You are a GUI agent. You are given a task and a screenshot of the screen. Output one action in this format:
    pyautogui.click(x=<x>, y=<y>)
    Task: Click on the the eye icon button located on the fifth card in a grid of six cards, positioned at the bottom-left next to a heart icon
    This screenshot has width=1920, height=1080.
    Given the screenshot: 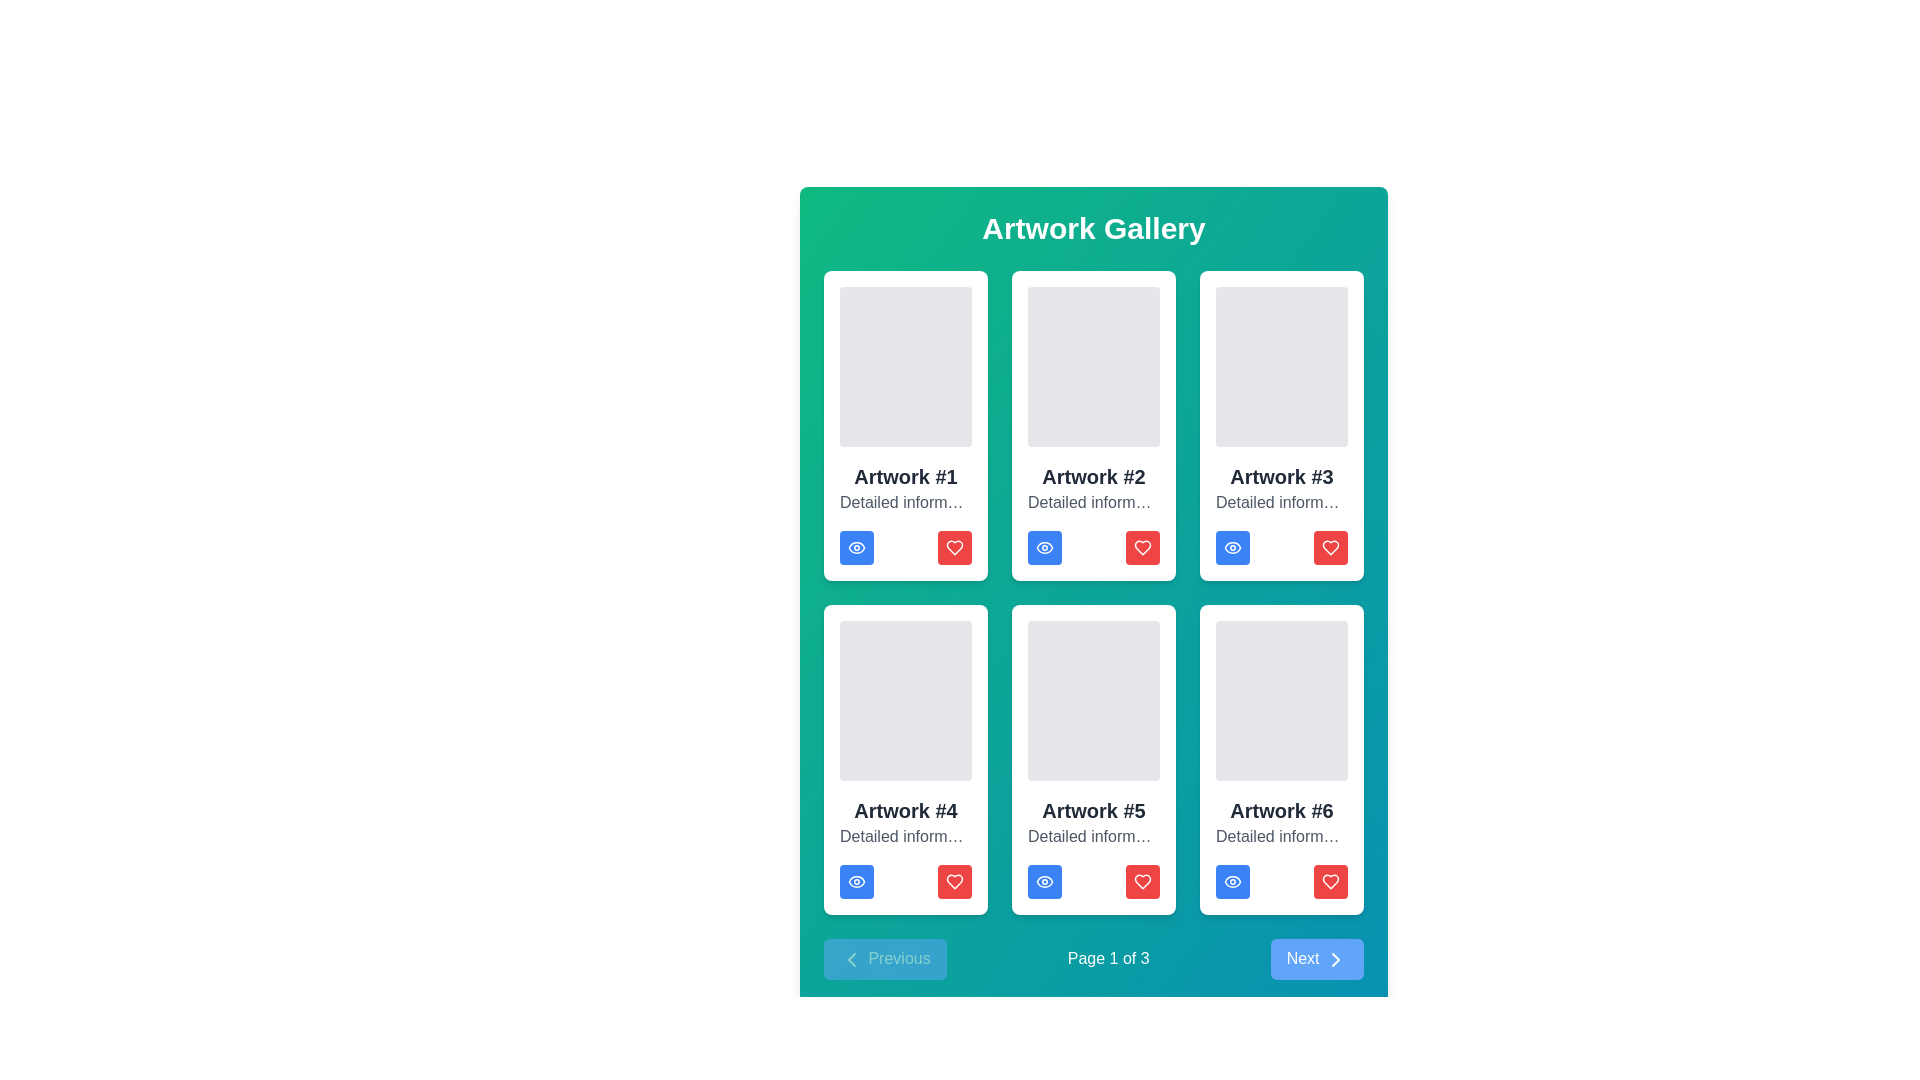 What is the action you would take?
    pyautogui.click(x=1044, y=881)
    